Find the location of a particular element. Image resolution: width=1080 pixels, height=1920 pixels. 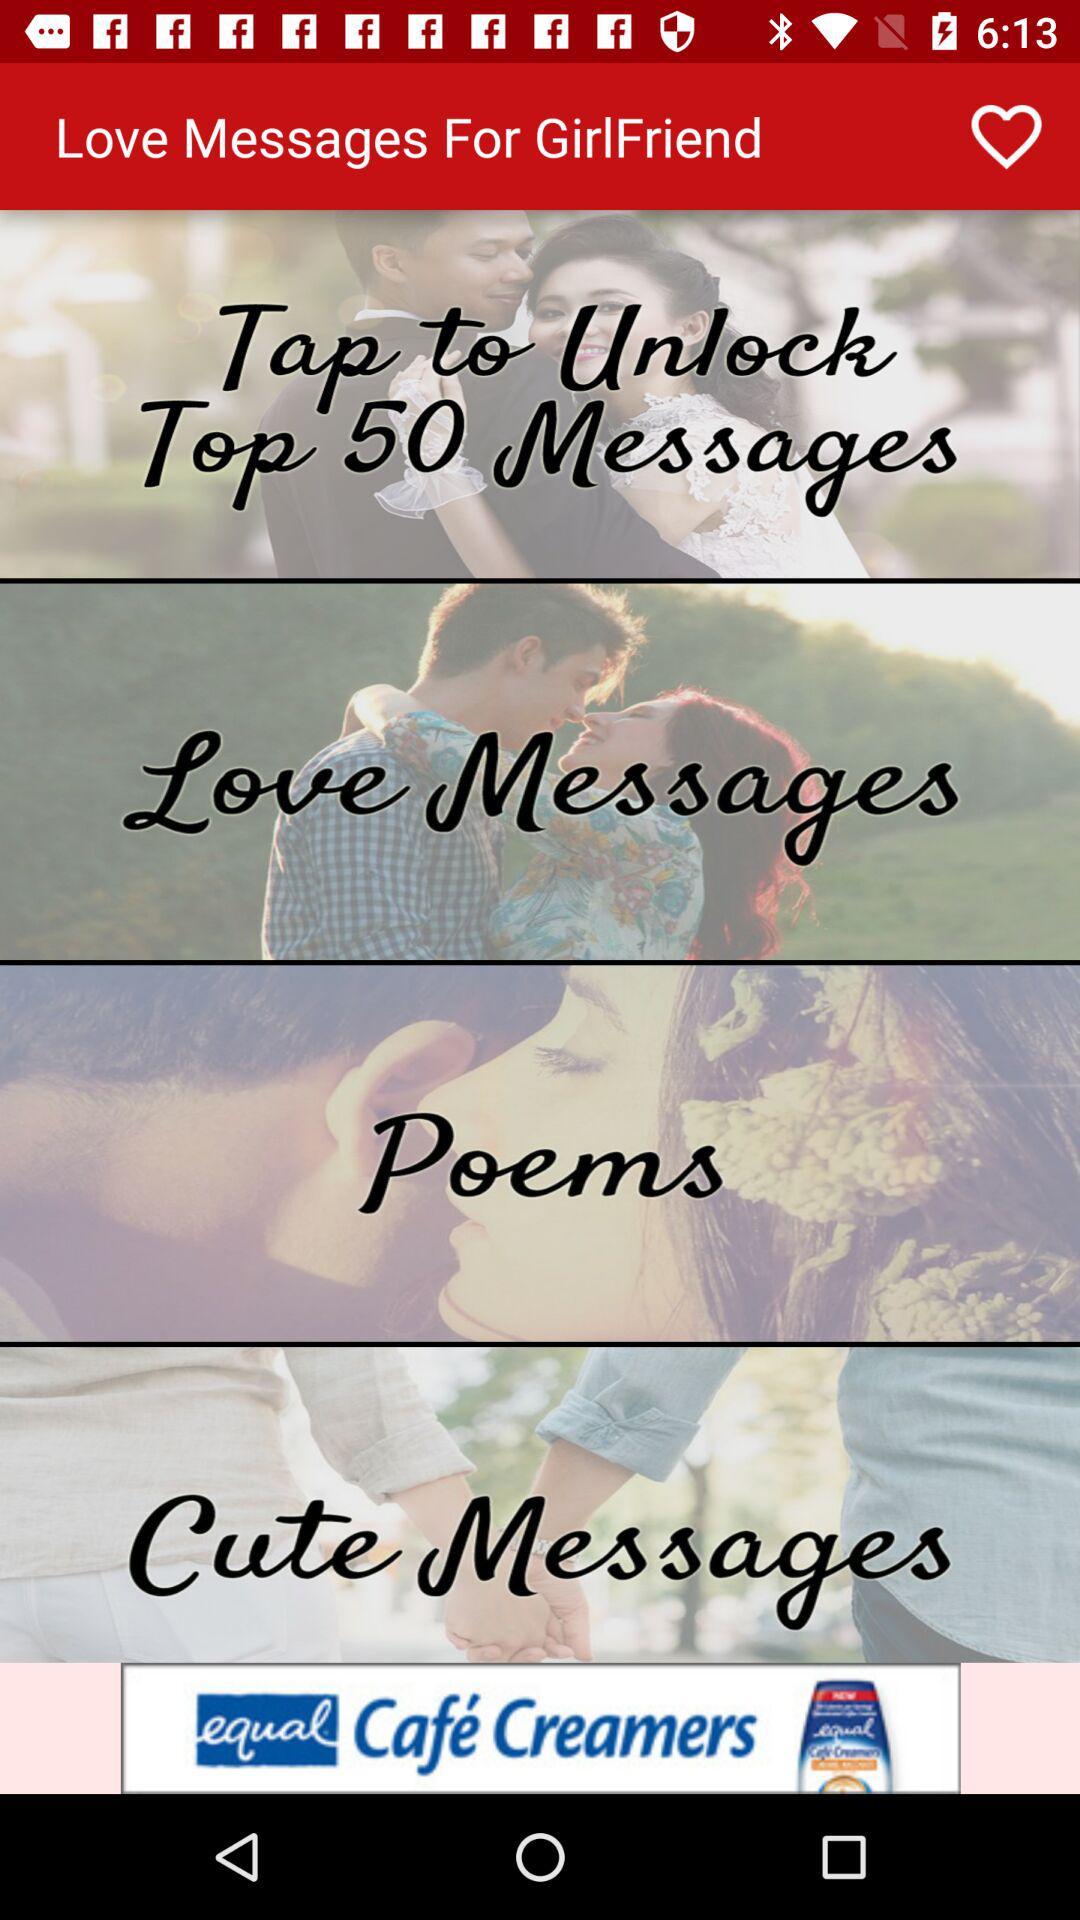

advertisements website is located at coordinates (540, 1727).